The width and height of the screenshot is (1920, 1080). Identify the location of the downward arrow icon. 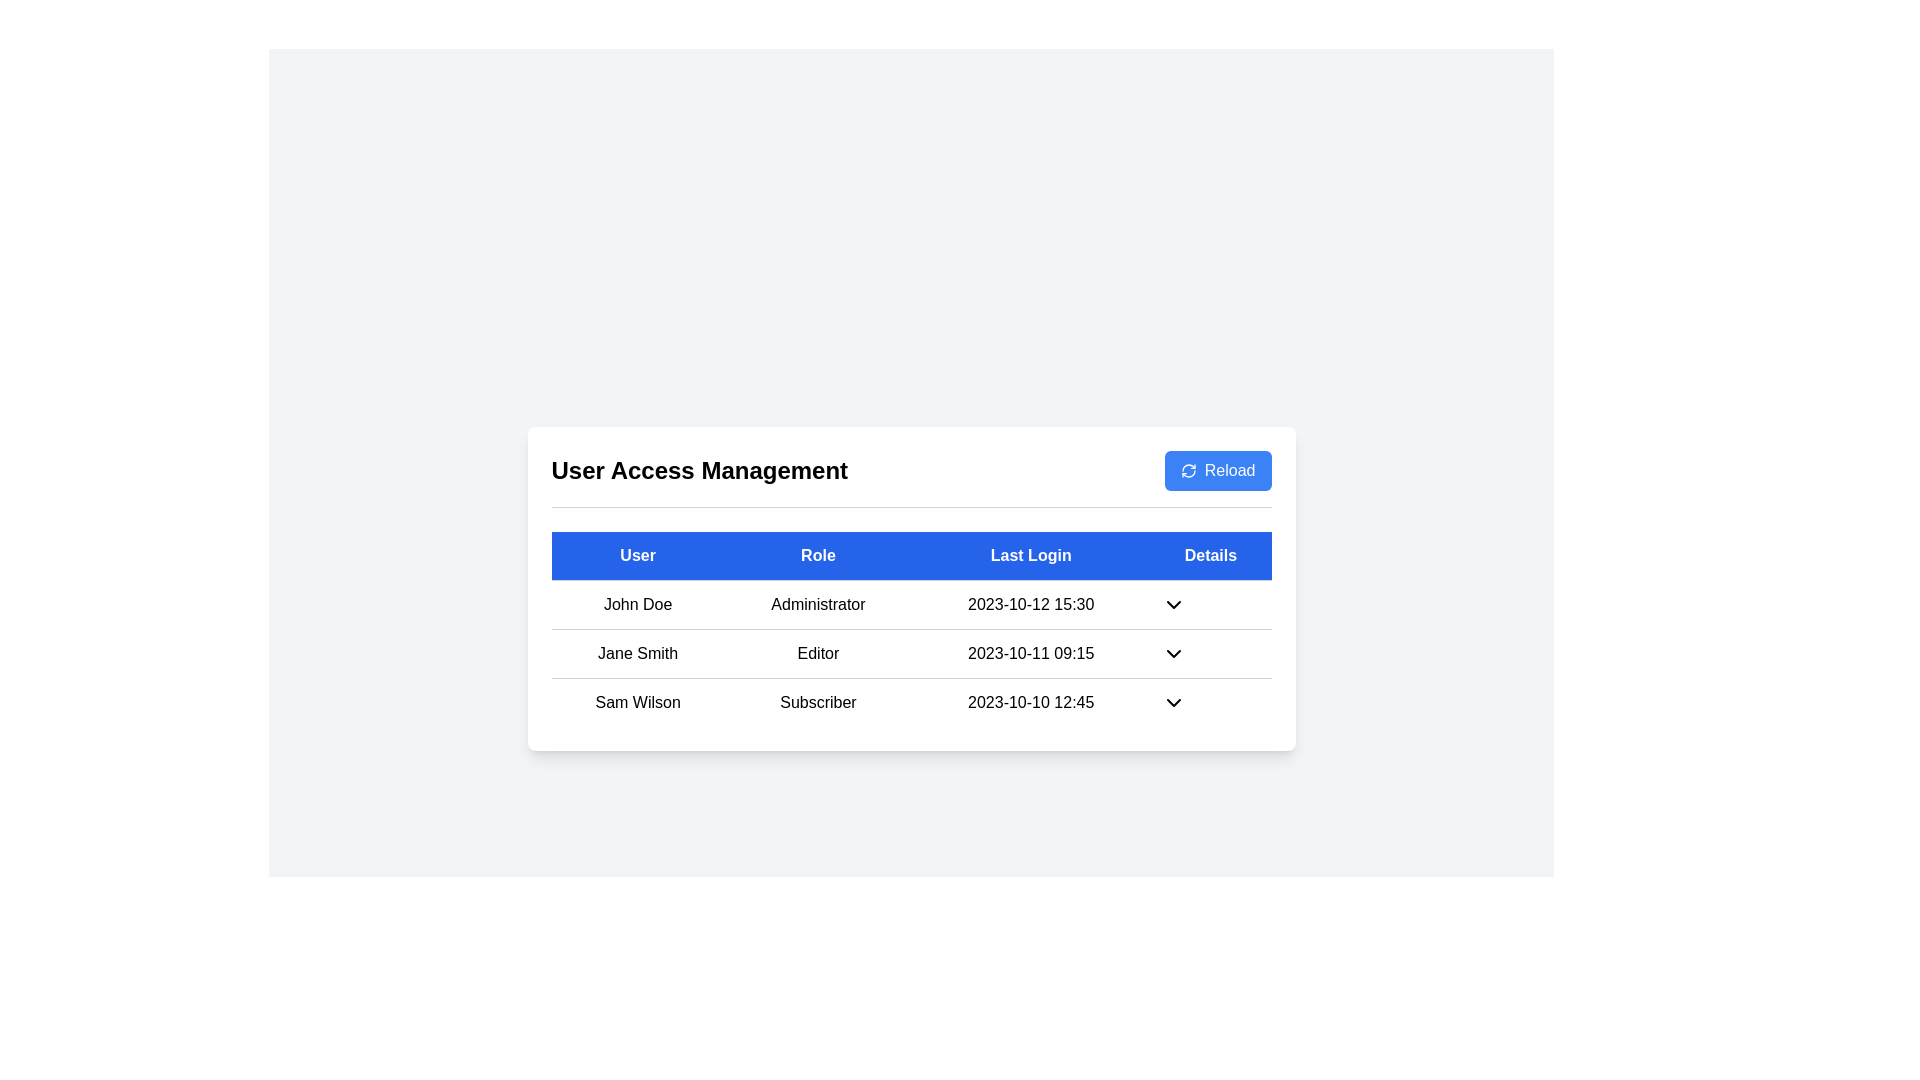
(1174, 654).